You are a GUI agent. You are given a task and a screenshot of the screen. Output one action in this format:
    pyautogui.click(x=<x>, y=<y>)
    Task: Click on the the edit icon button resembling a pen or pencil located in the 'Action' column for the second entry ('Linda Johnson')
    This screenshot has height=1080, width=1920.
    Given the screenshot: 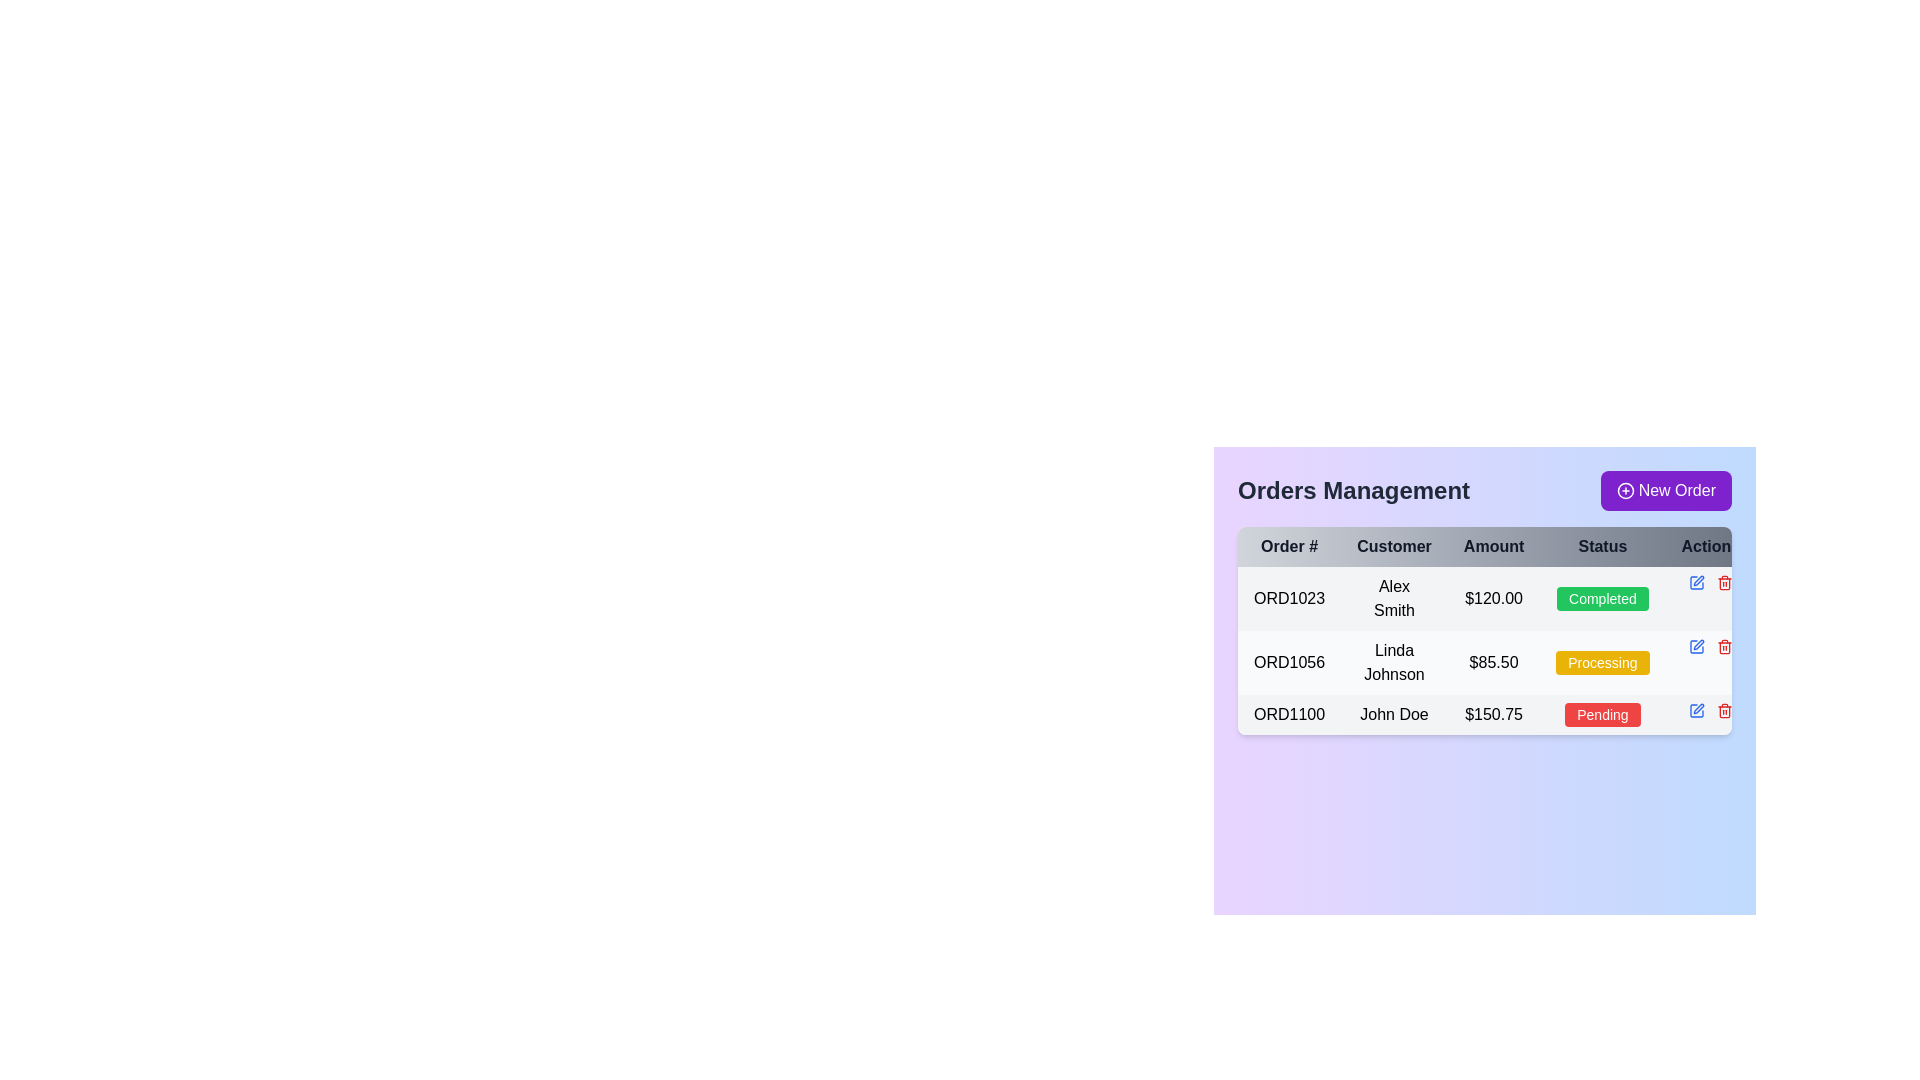 What is the action you would take?
    pyautogui.click(x=1697, y=644)
    